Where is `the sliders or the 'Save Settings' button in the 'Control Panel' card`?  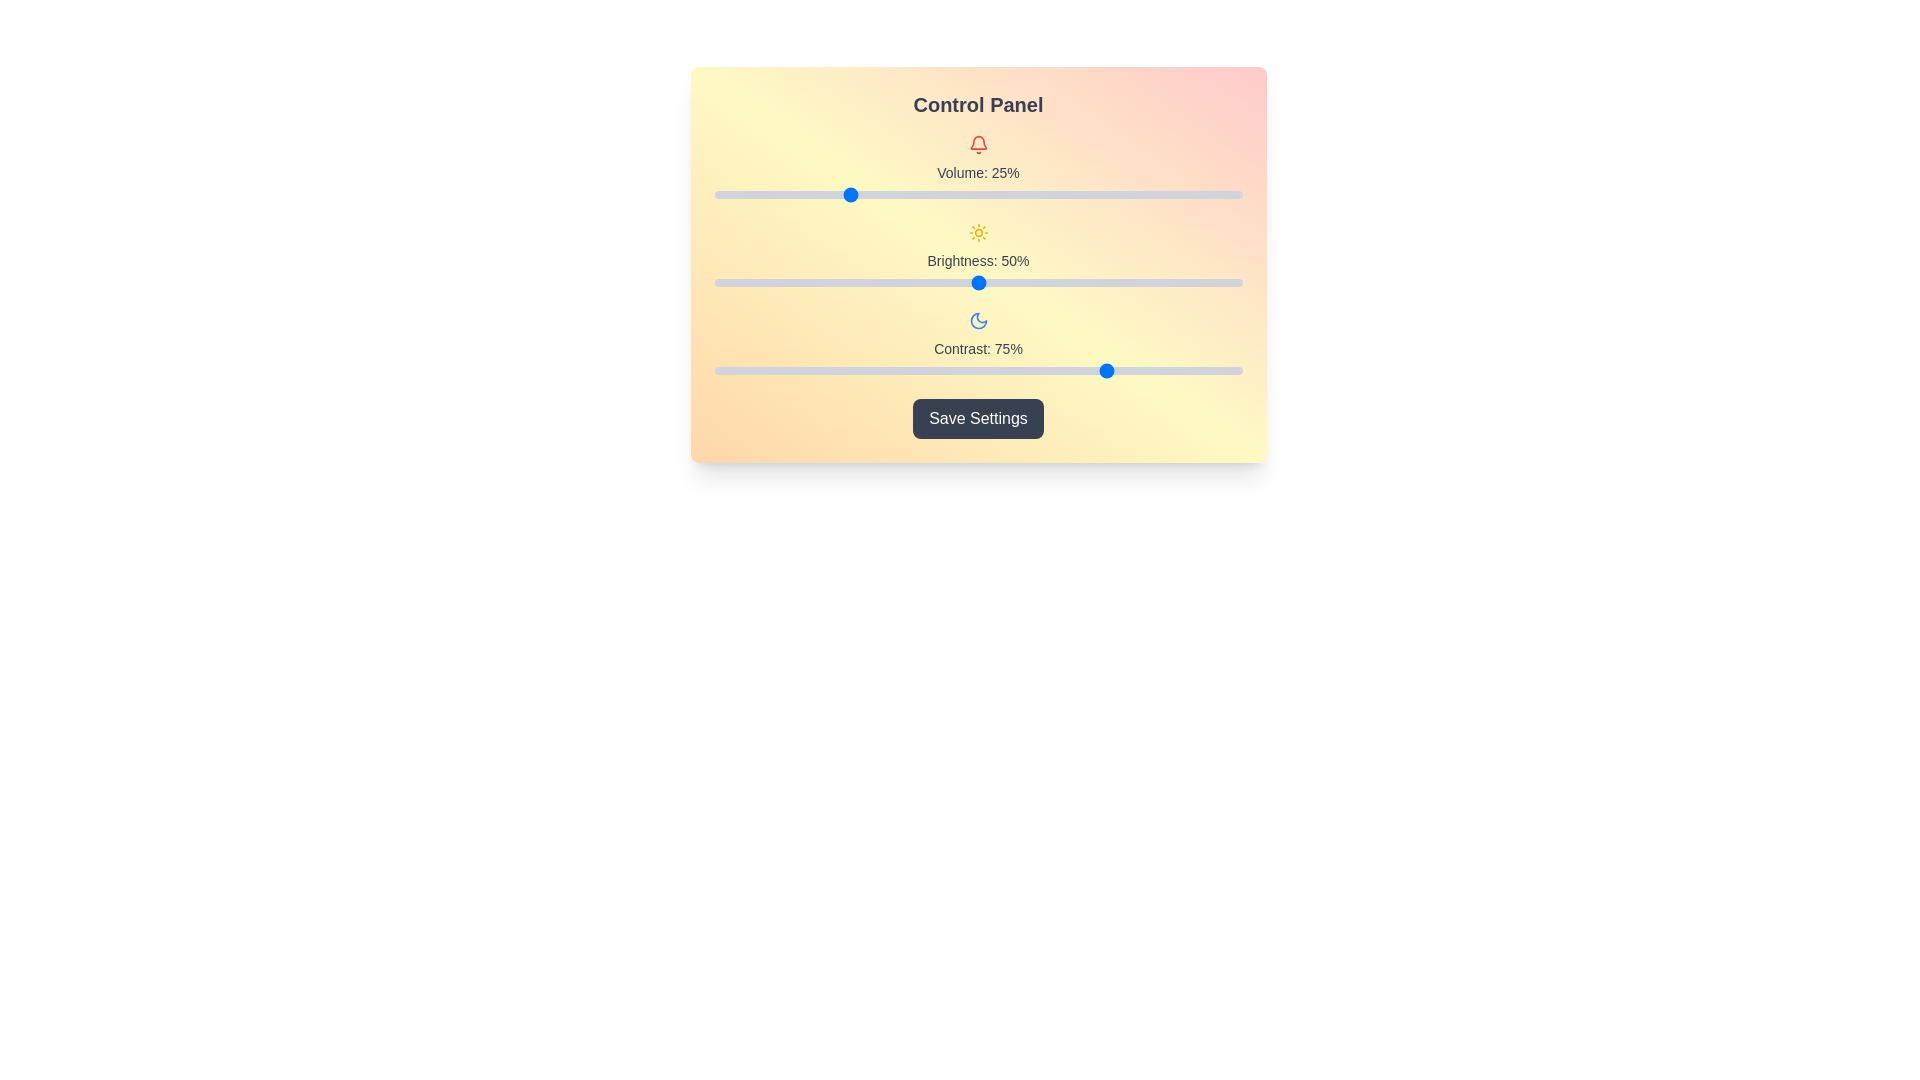 the sliders or the 'Save Settings' button in the 'Control Panel' card is located at coordinates (978, 264).